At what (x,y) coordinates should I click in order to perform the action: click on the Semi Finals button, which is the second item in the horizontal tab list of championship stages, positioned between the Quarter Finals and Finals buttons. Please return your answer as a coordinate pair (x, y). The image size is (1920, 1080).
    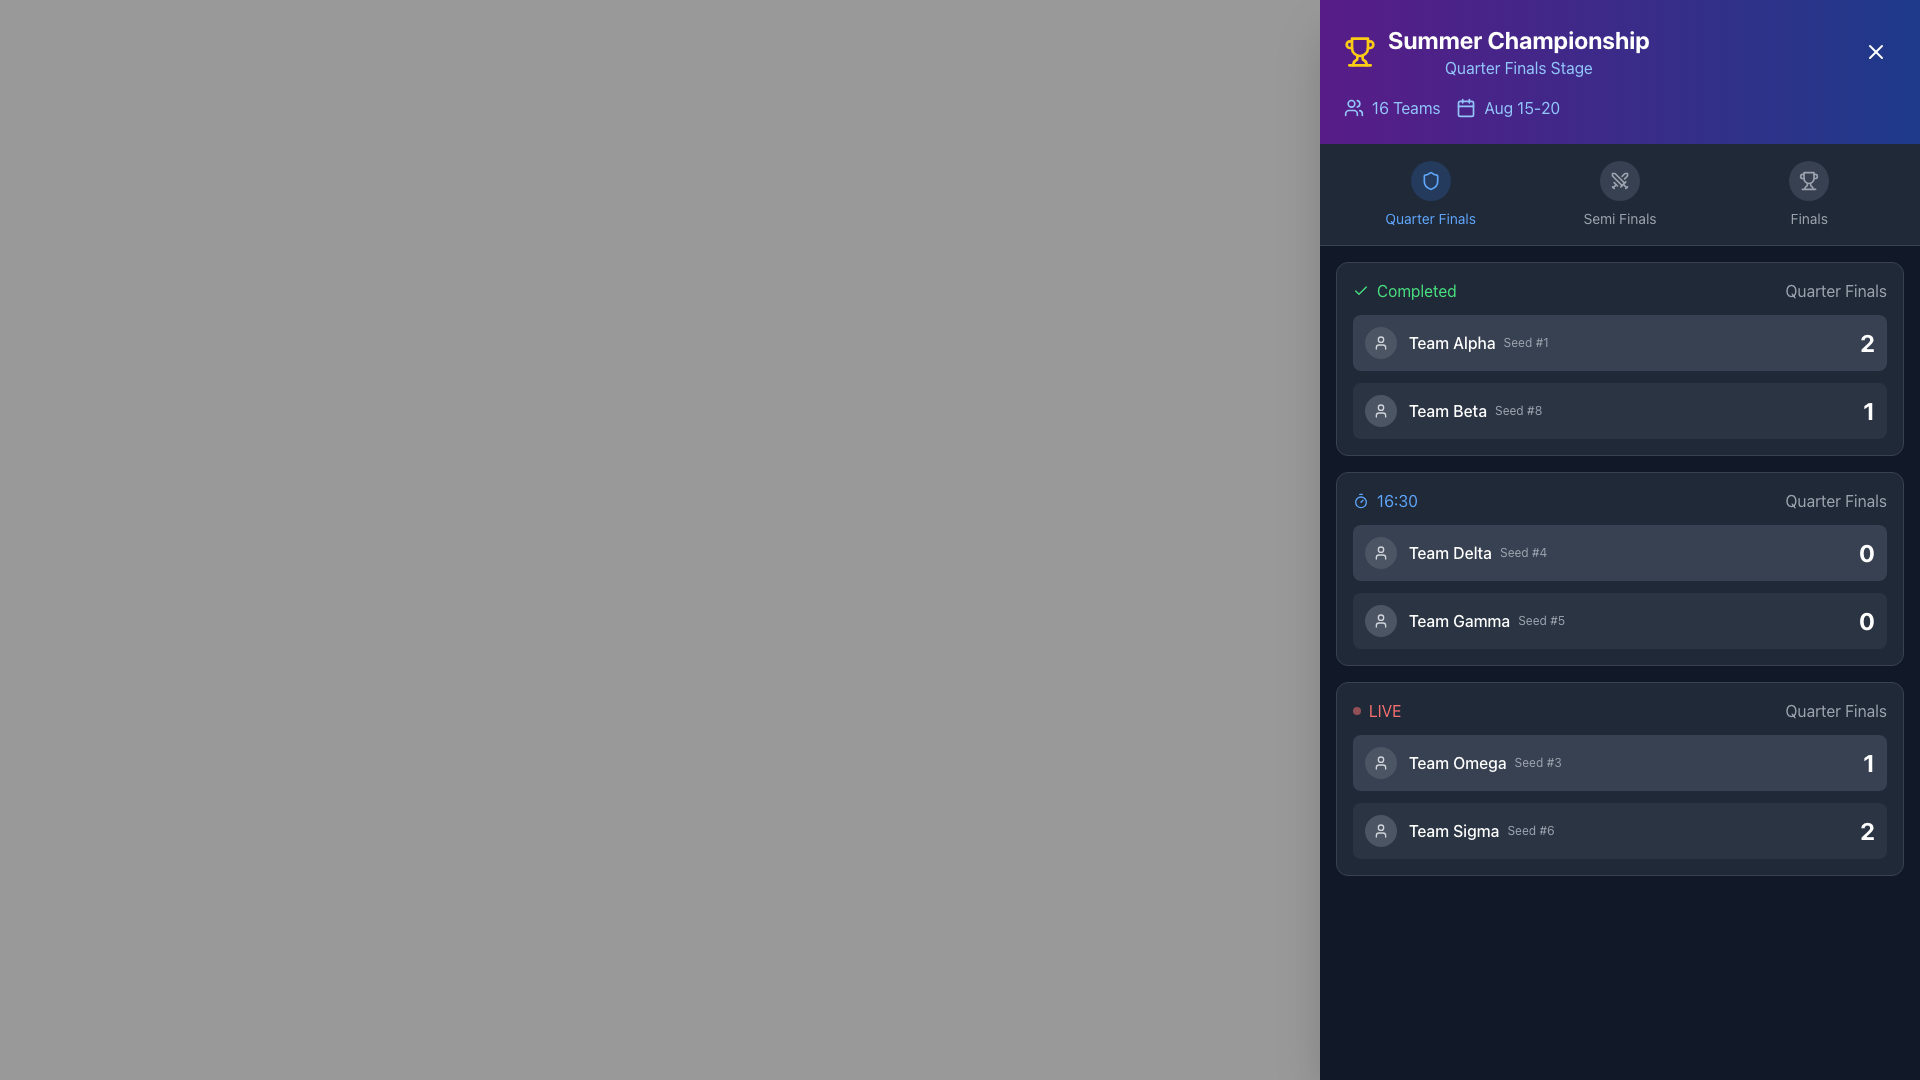
    Looking at the image, I should click on (1620, 195).